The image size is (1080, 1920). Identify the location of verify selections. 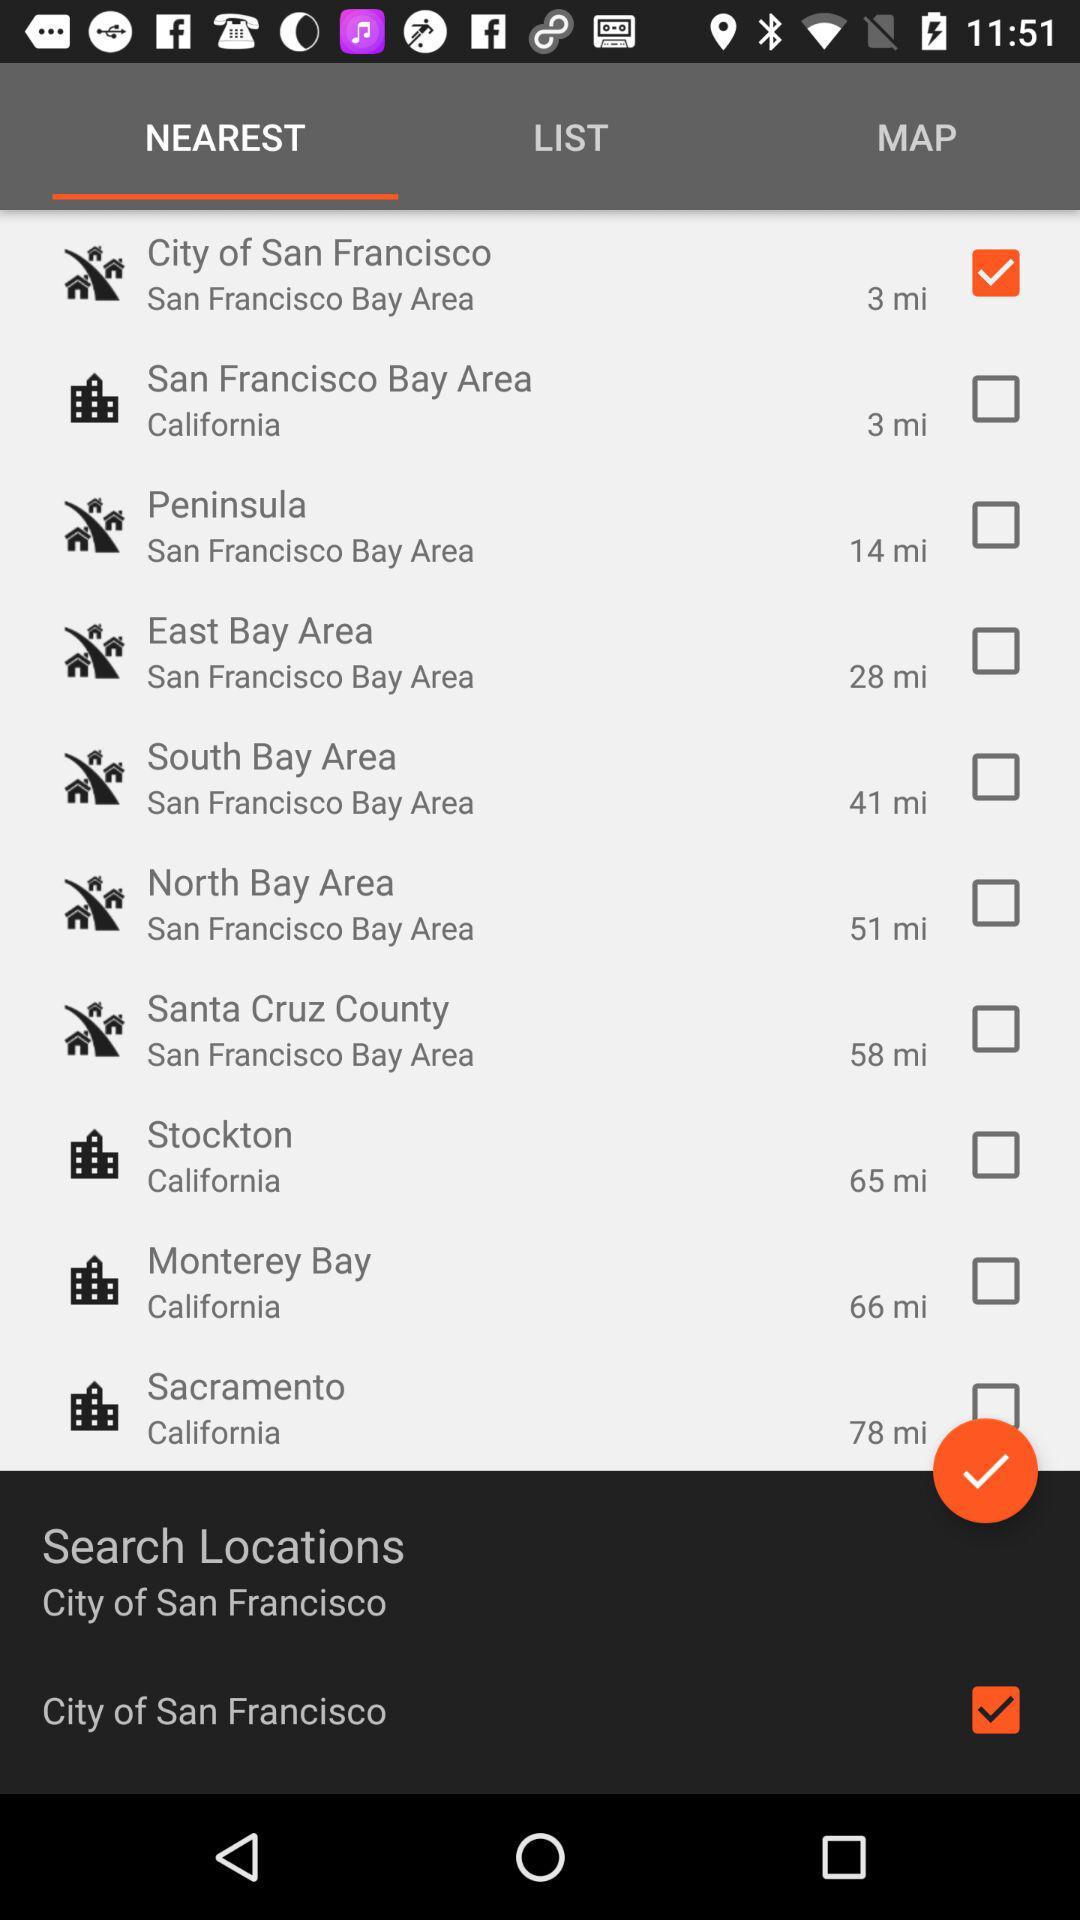
(984, 1470).